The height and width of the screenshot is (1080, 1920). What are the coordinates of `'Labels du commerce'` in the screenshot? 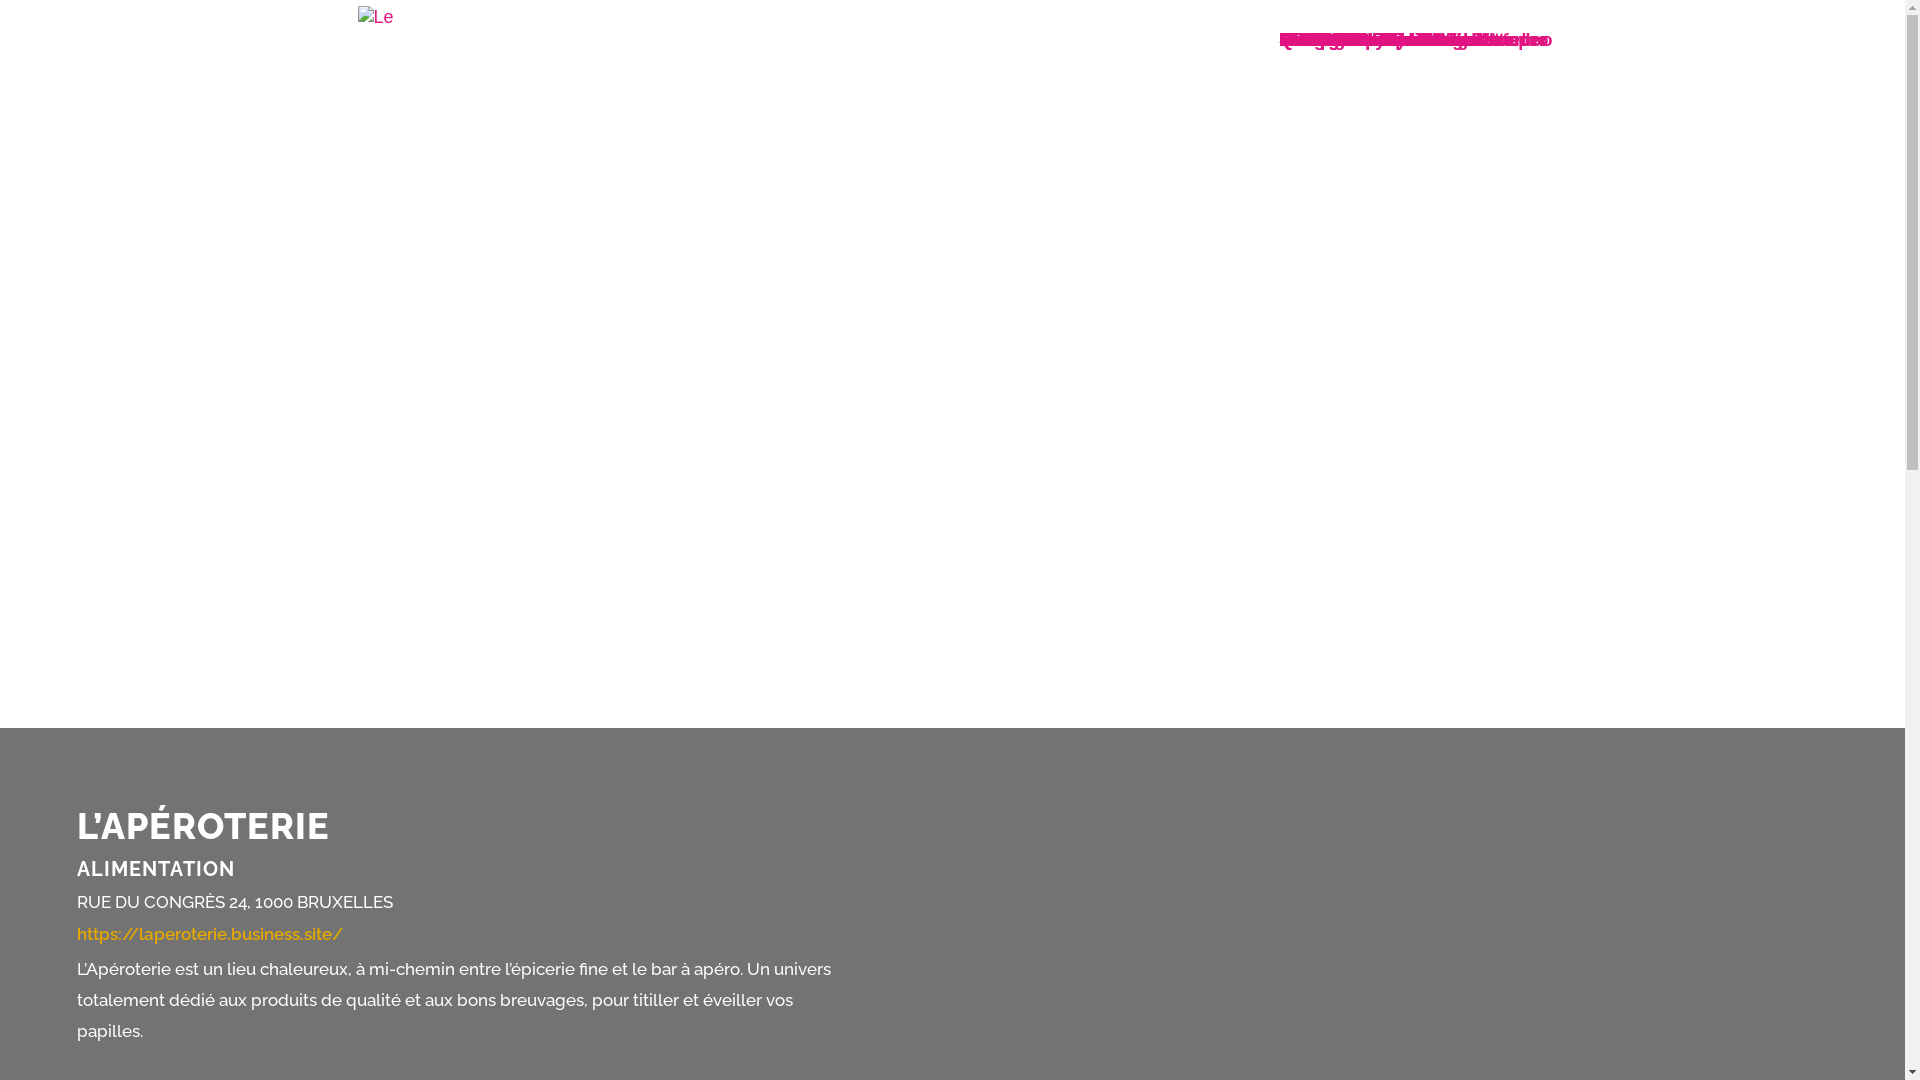 It's located at (1367, 39).